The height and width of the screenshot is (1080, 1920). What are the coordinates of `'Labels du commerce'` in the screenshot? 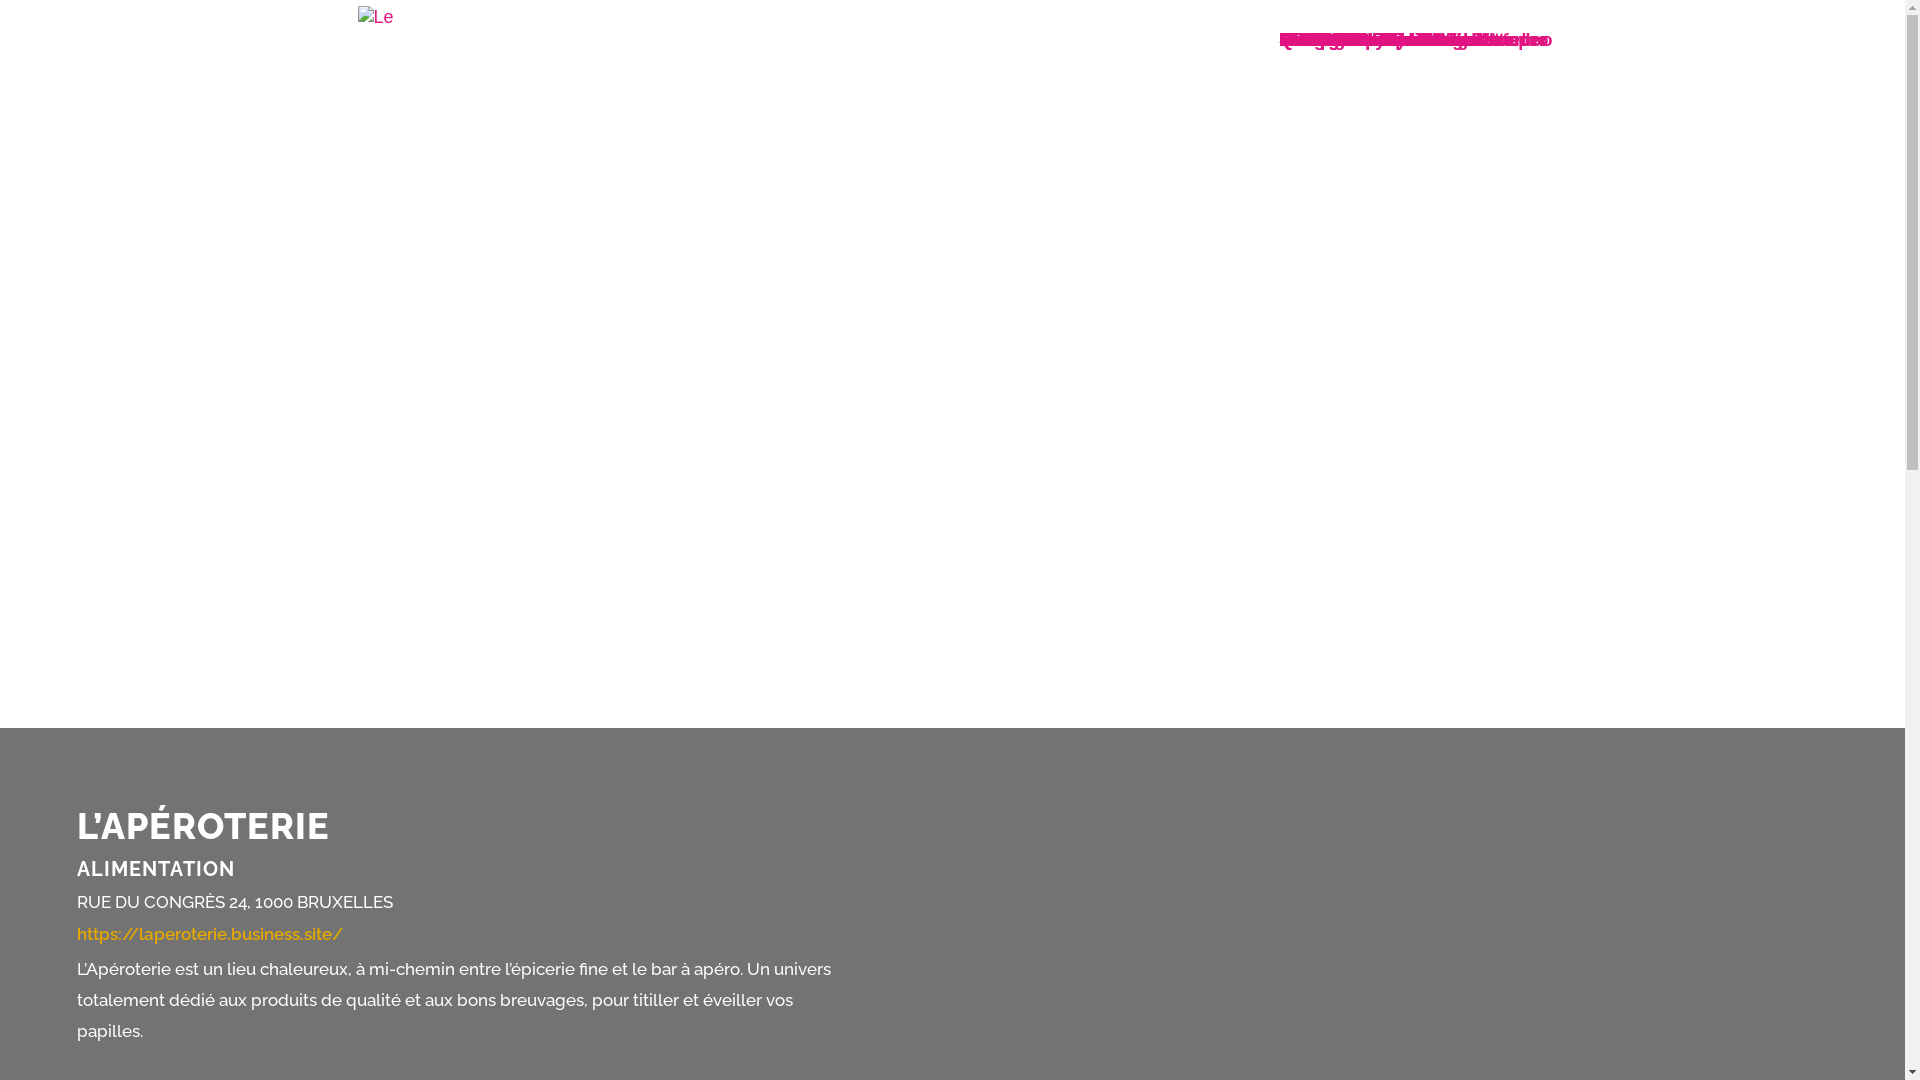 It's located at (1367, 39).